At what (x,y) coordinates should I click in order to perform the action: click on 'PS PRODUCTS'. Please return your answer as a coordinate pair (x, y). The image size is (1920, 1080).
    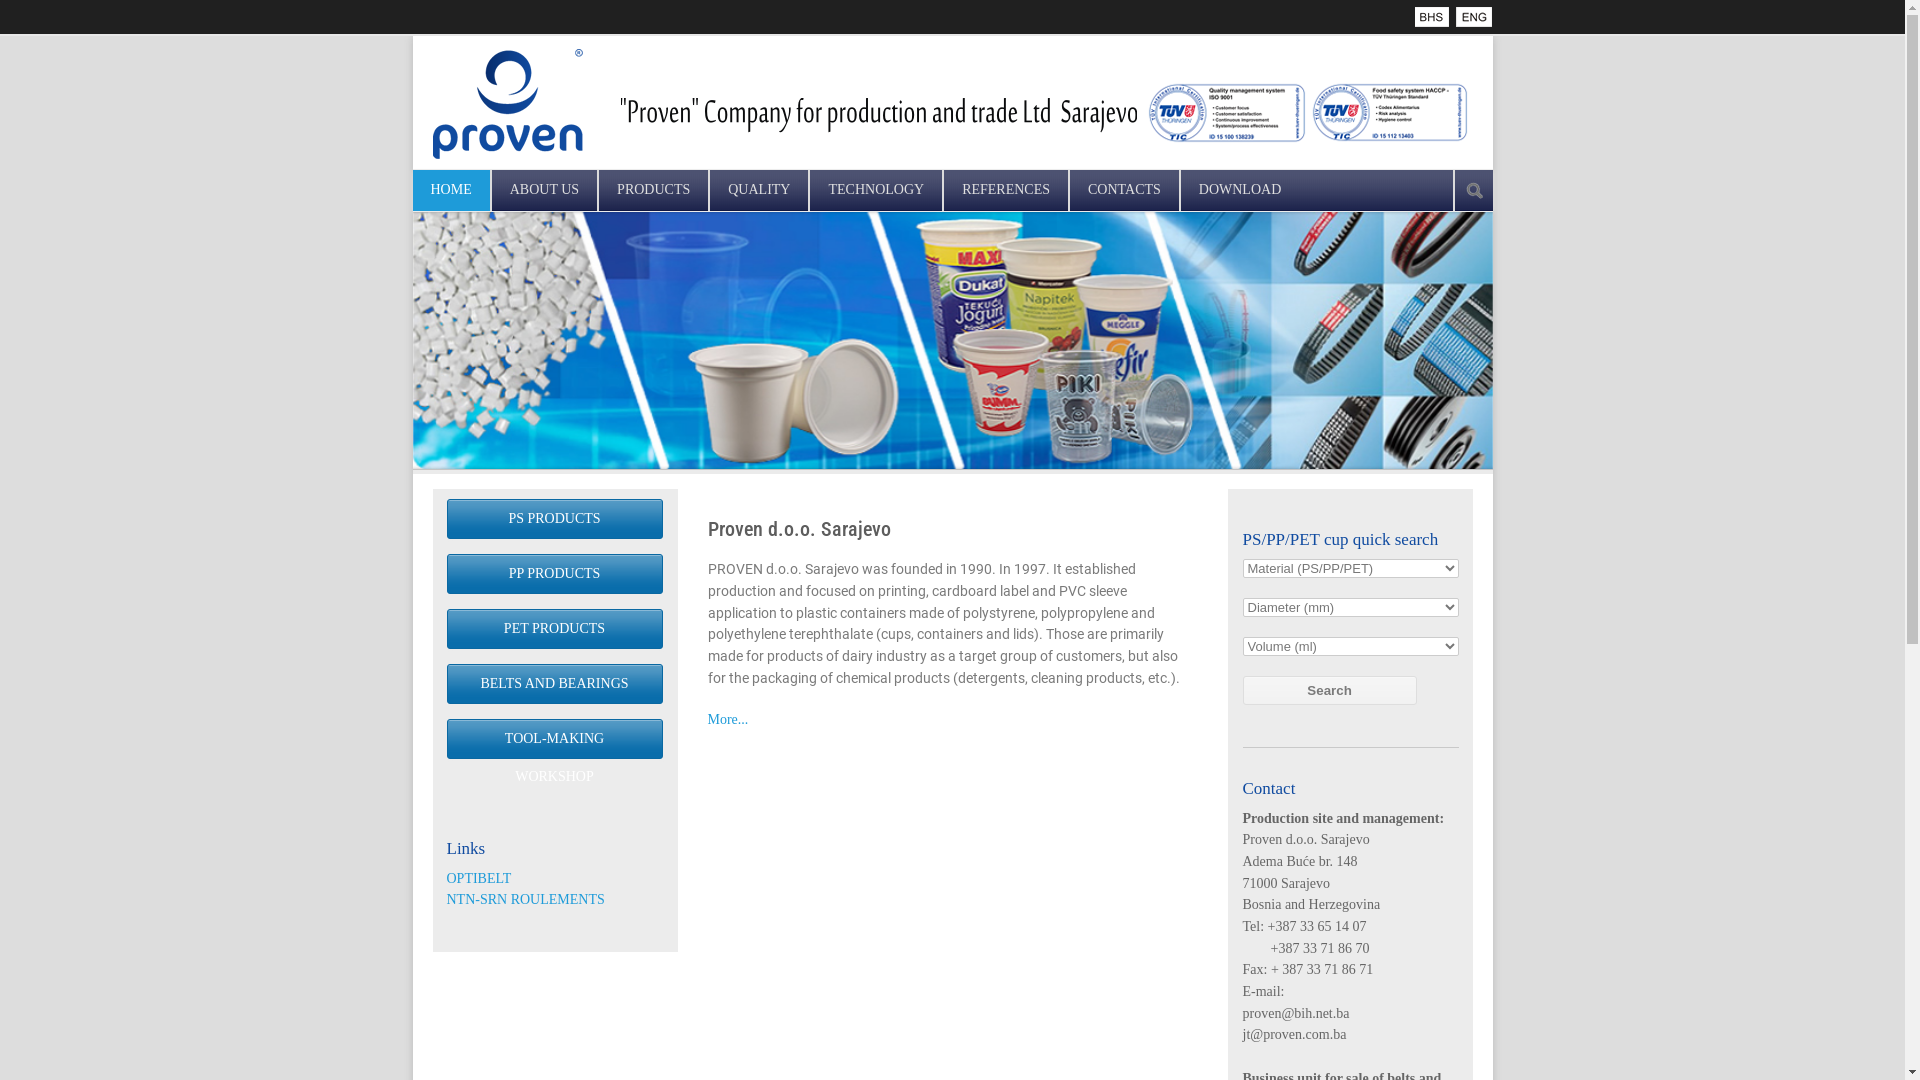
    Looking at the image, I should click on (553, 518).